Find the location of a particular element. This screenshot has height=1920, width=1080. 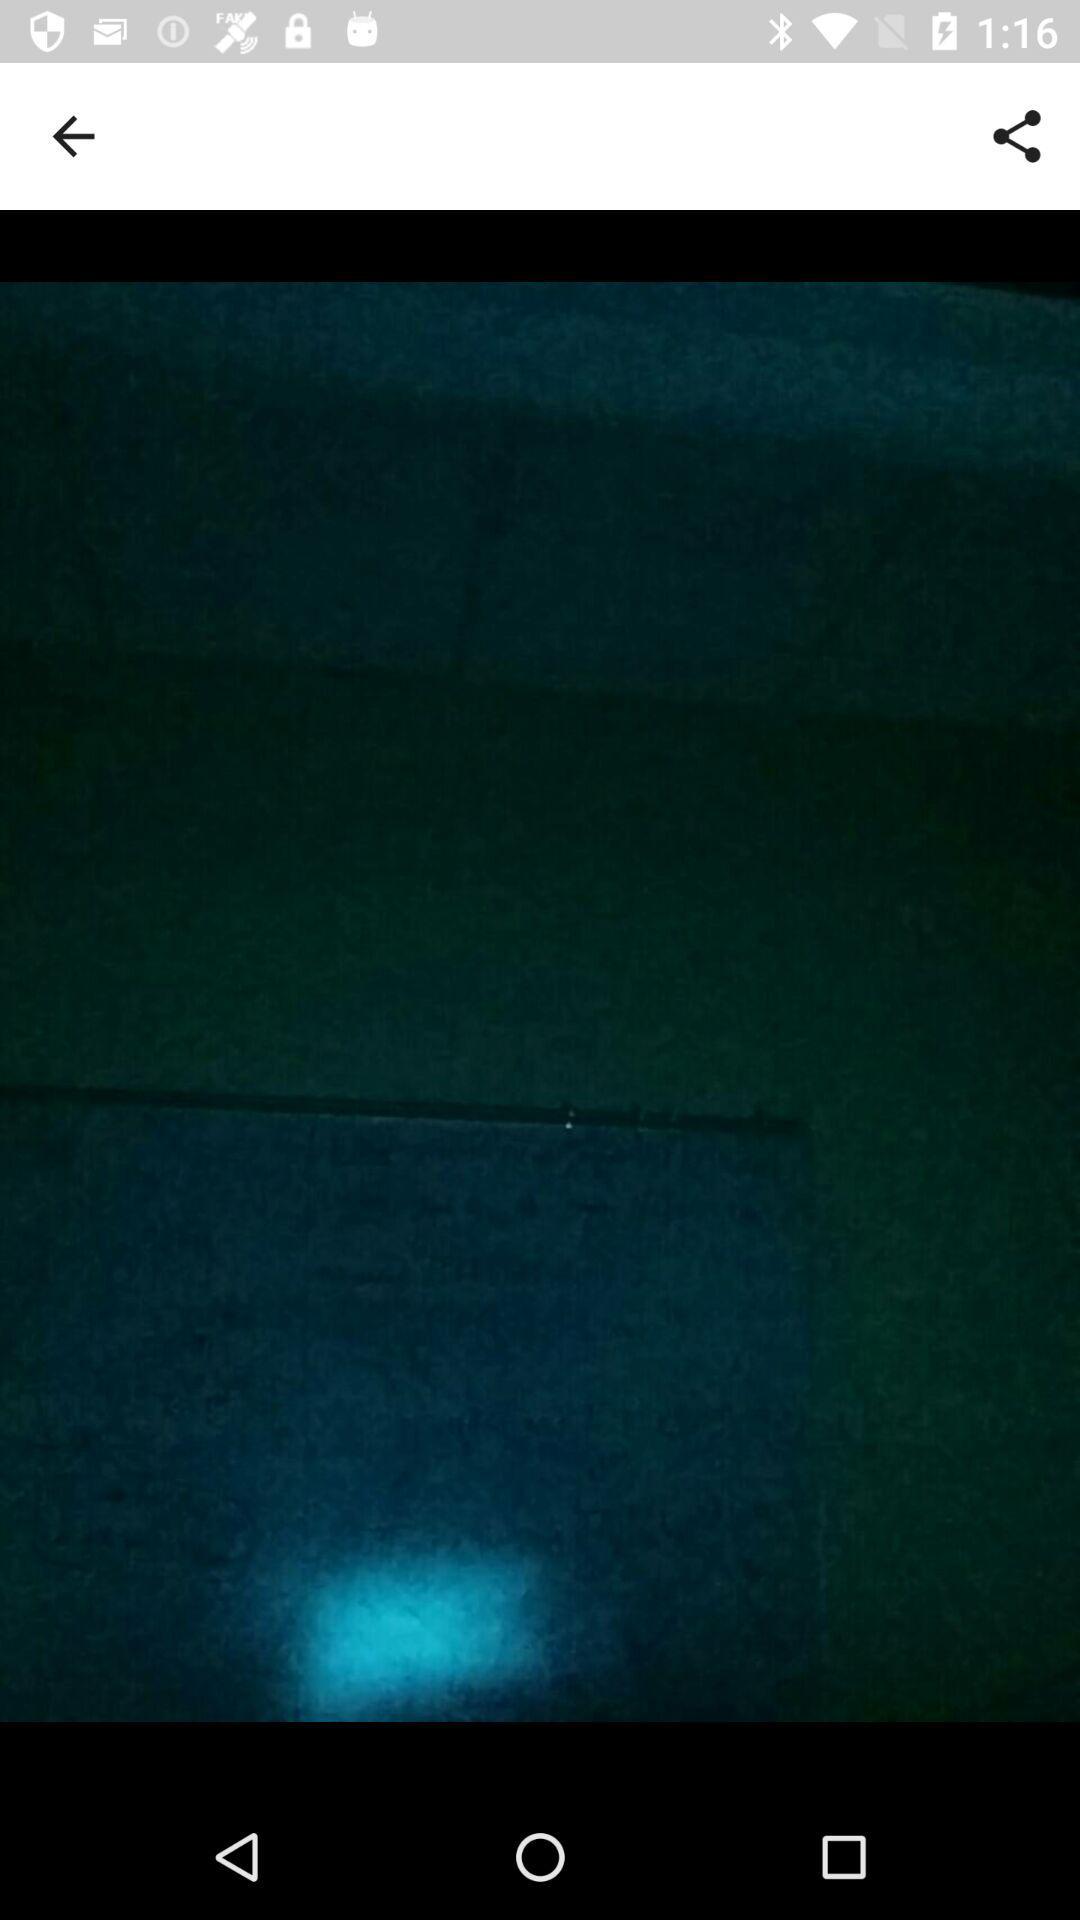

icon at the top right corner is located at coordinates (1017, 135).